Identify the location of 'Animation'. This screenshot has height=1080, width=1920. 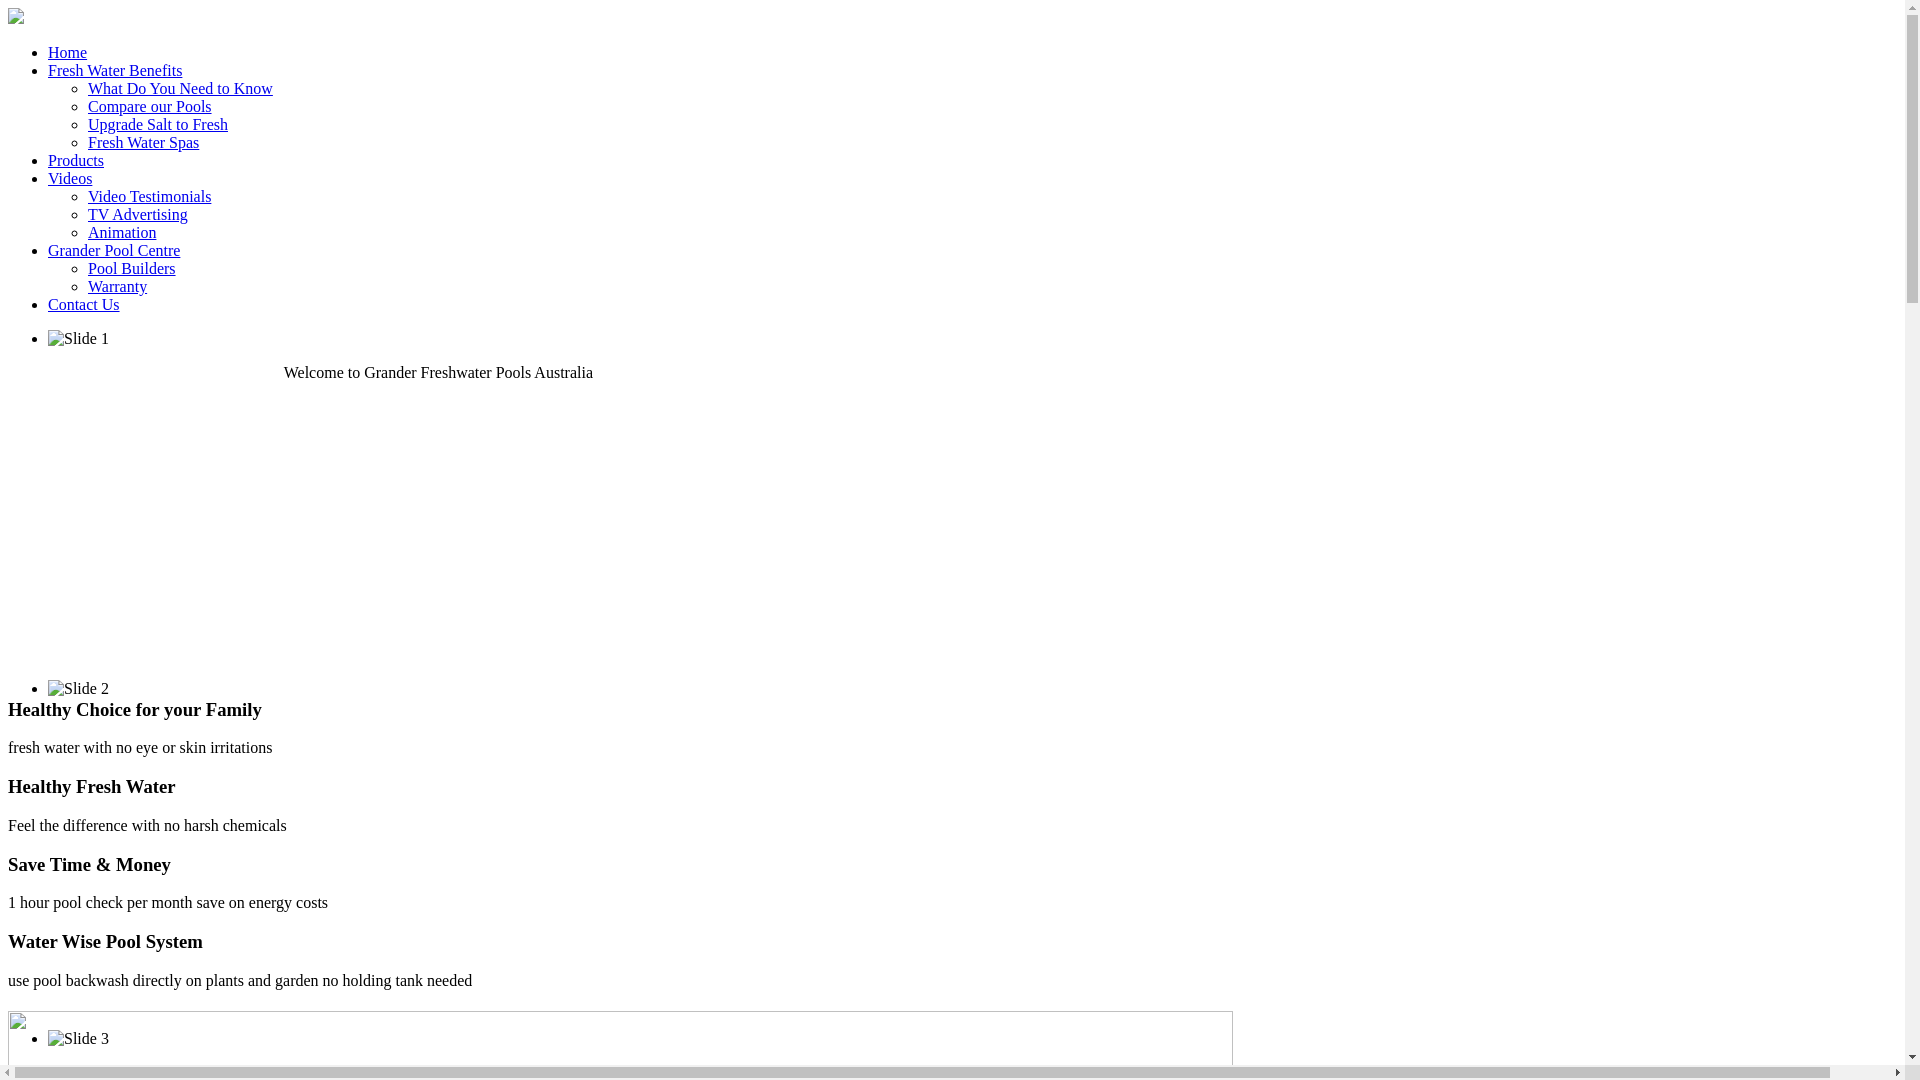
(86, 231).